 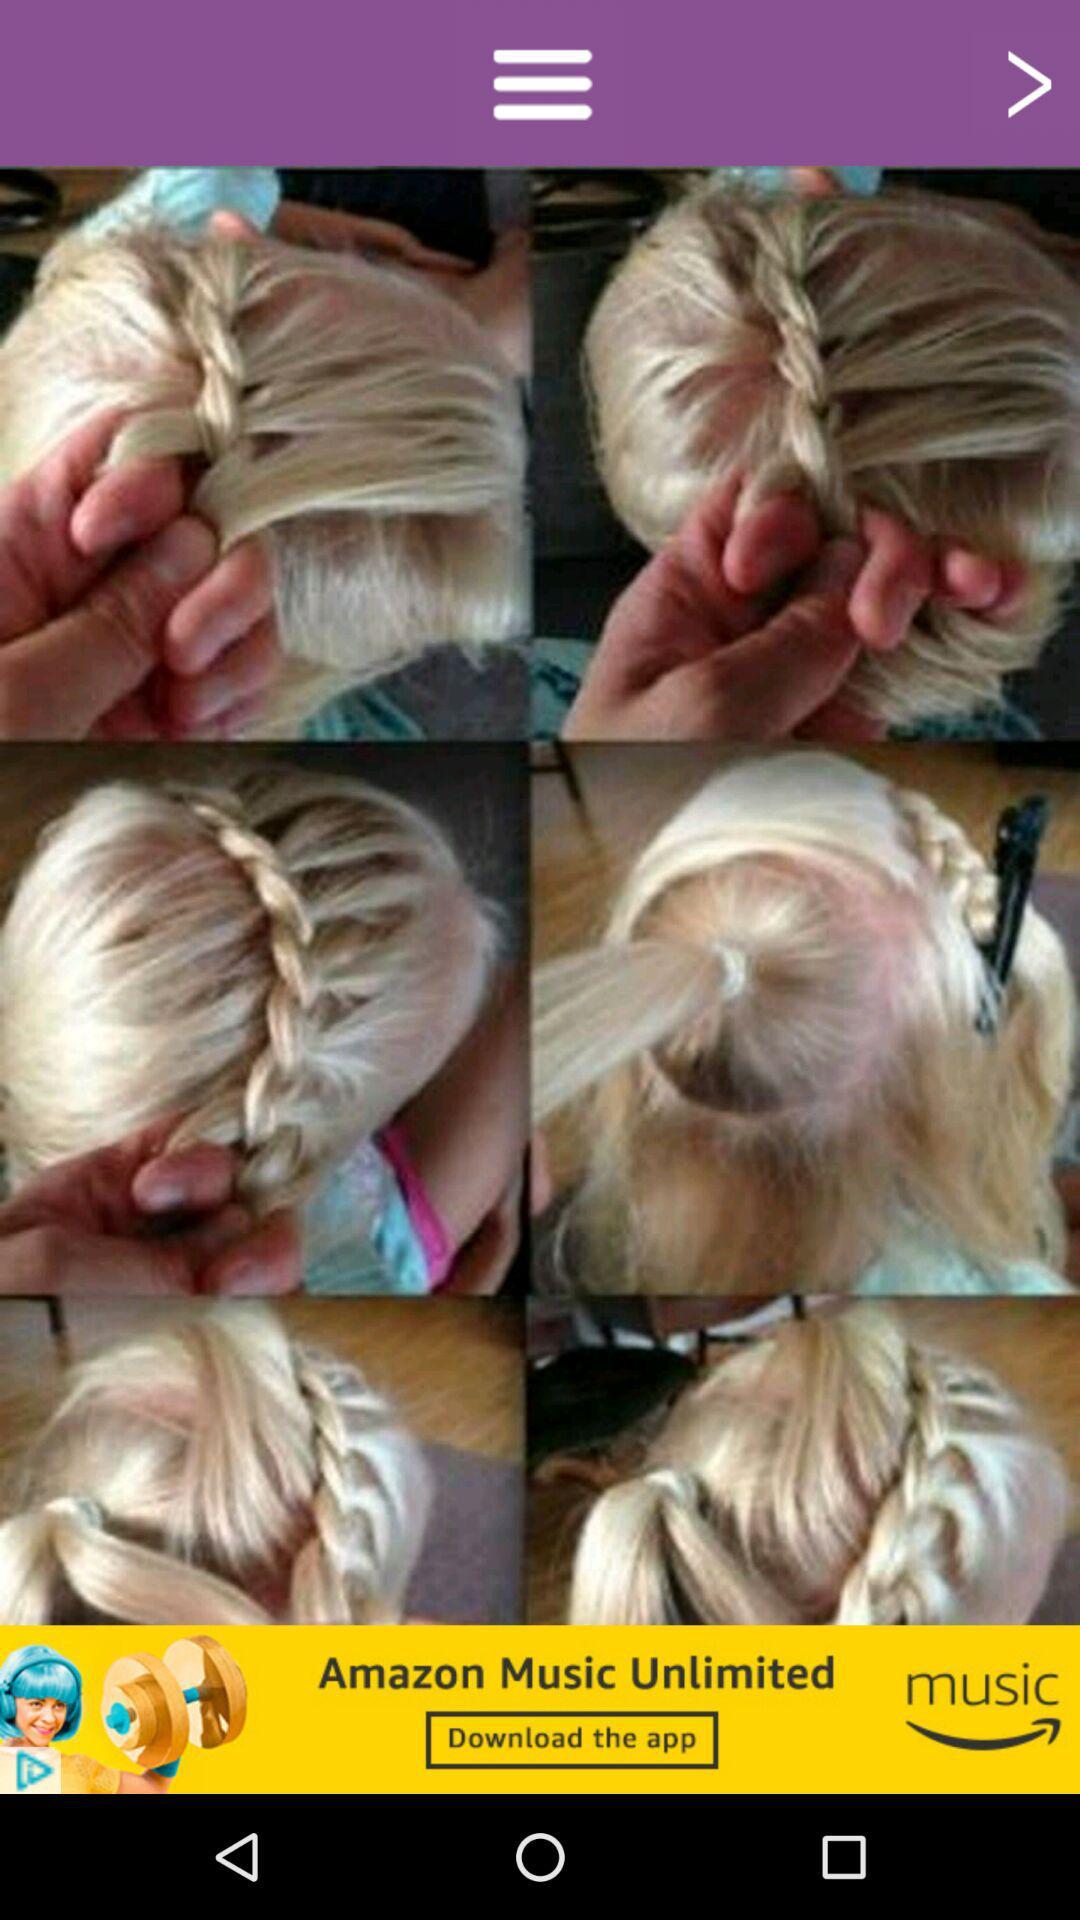 I want to click on access gallery, so click(x=540, y=81).